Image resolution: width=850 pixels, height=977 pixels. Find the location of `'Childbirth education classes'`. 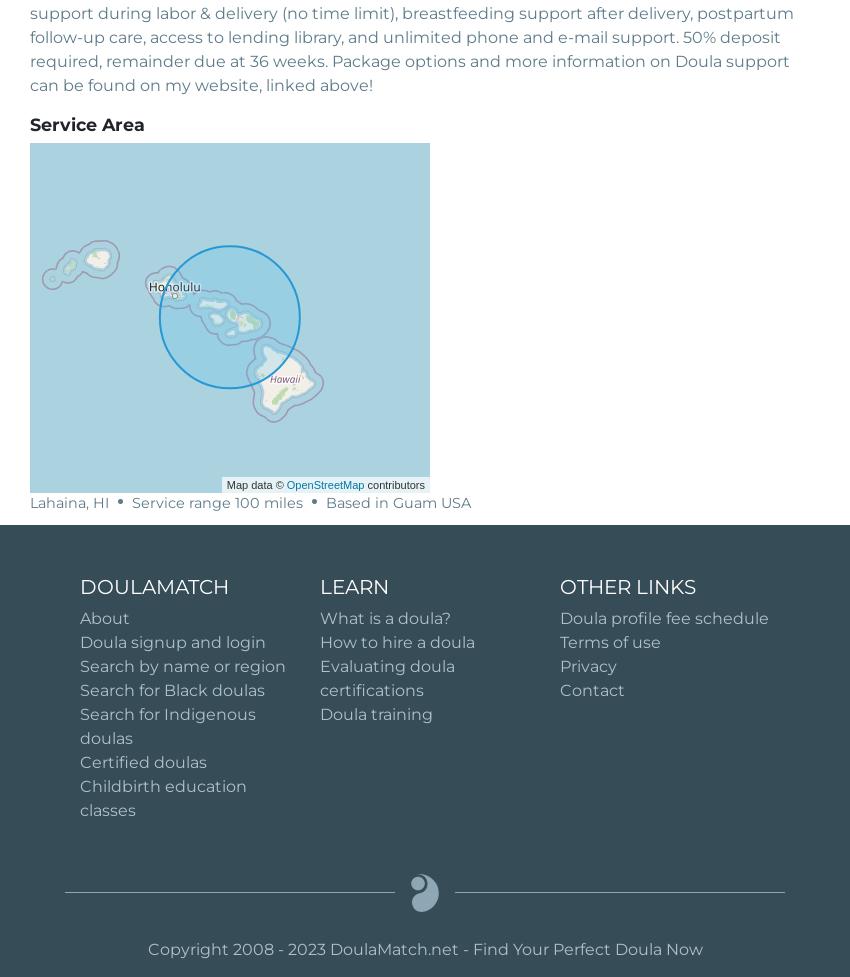

'Childbirth education classes' is located at coordinates (163, 797).